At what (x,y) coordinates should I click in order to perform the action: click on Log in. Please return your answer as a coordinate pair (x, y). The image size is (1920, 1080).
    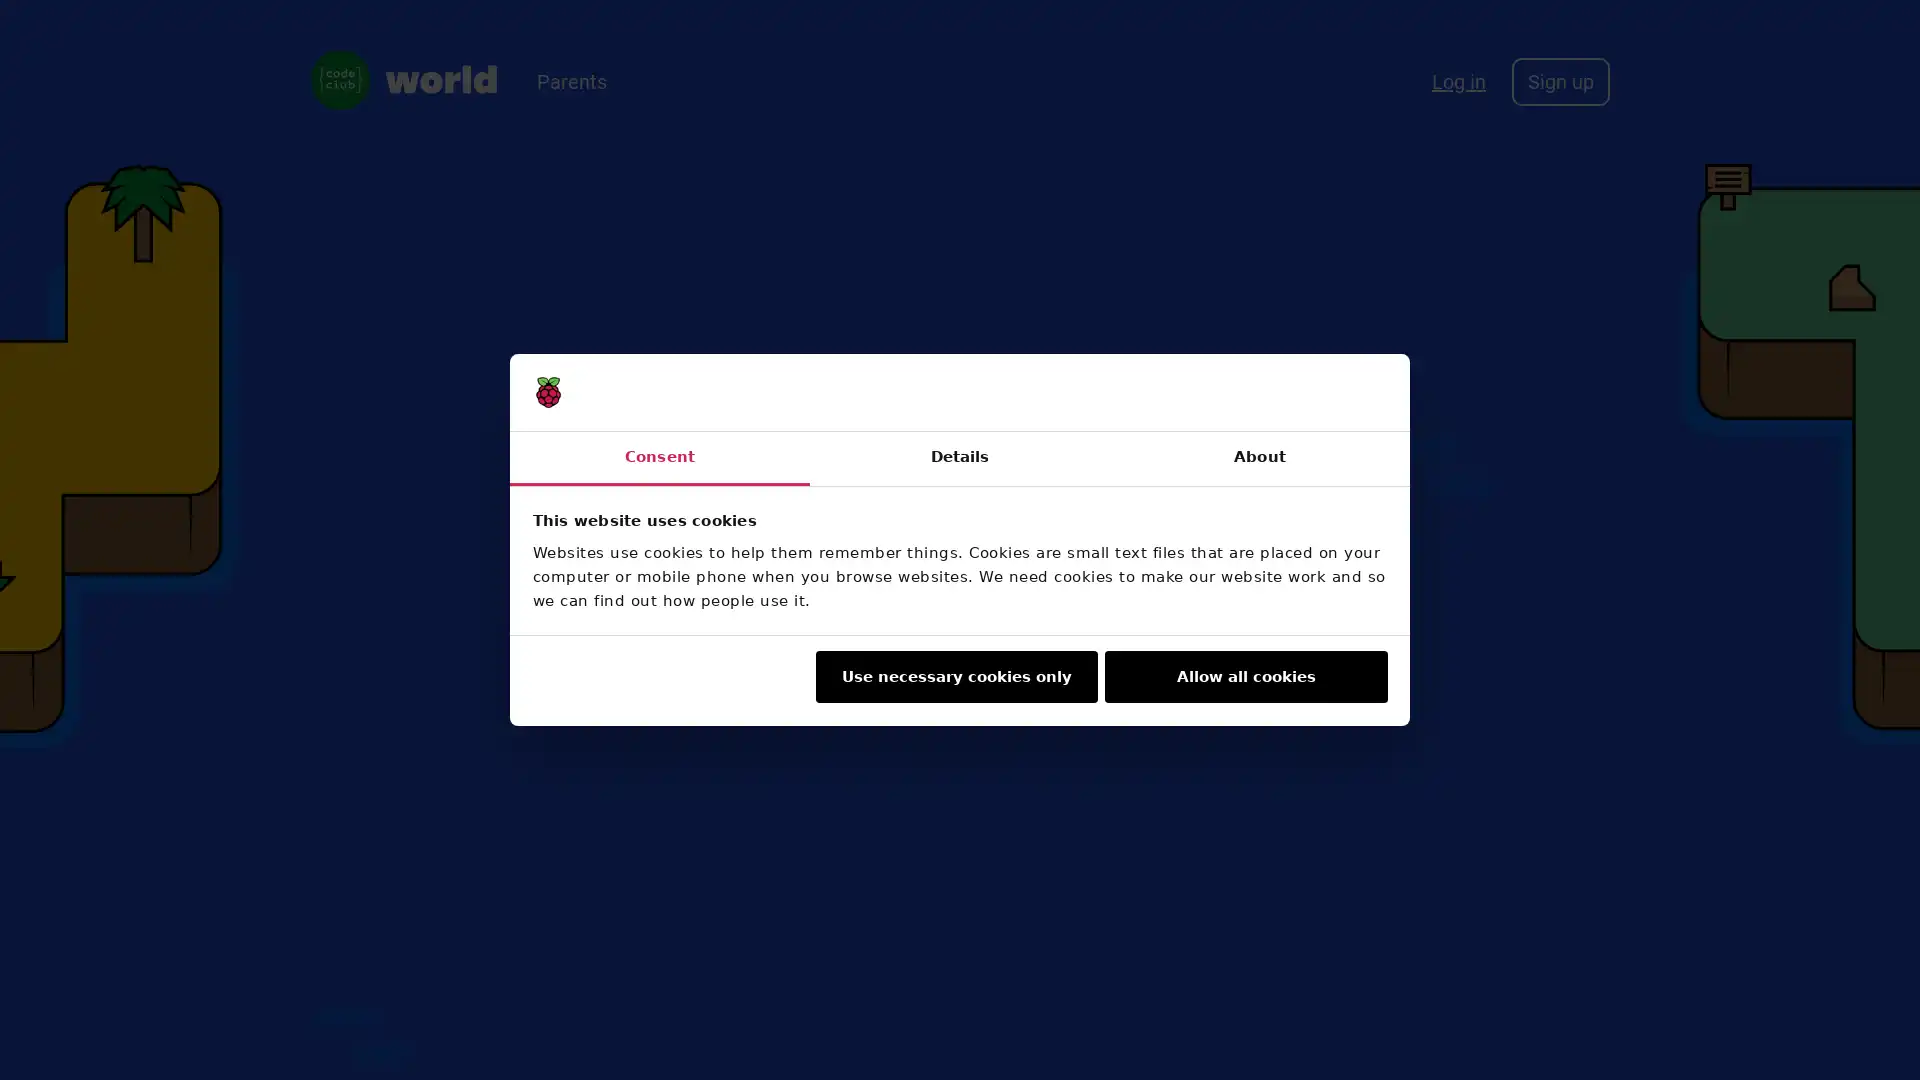
    Looking at the image, I should click on (1459, 80).